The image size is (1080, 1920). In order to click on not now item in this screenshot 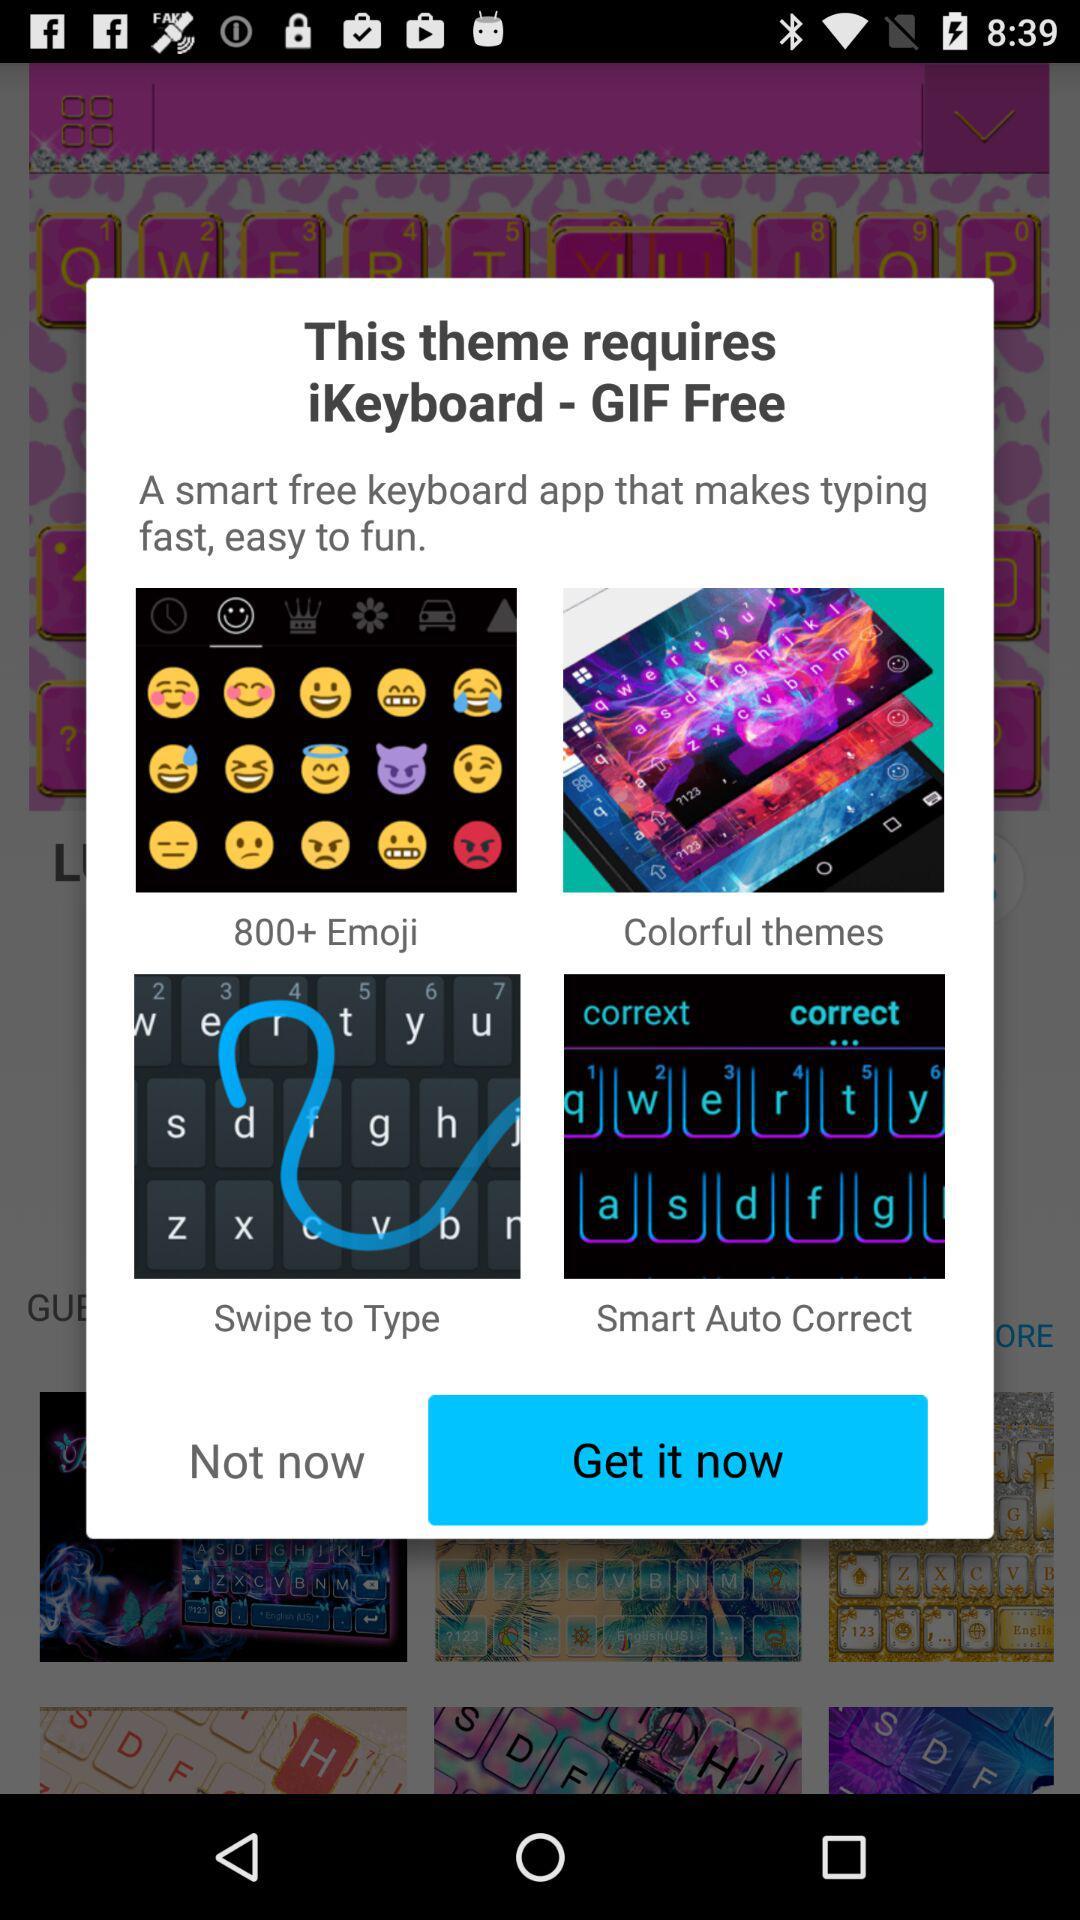, I will do `click(276, 1460)`.